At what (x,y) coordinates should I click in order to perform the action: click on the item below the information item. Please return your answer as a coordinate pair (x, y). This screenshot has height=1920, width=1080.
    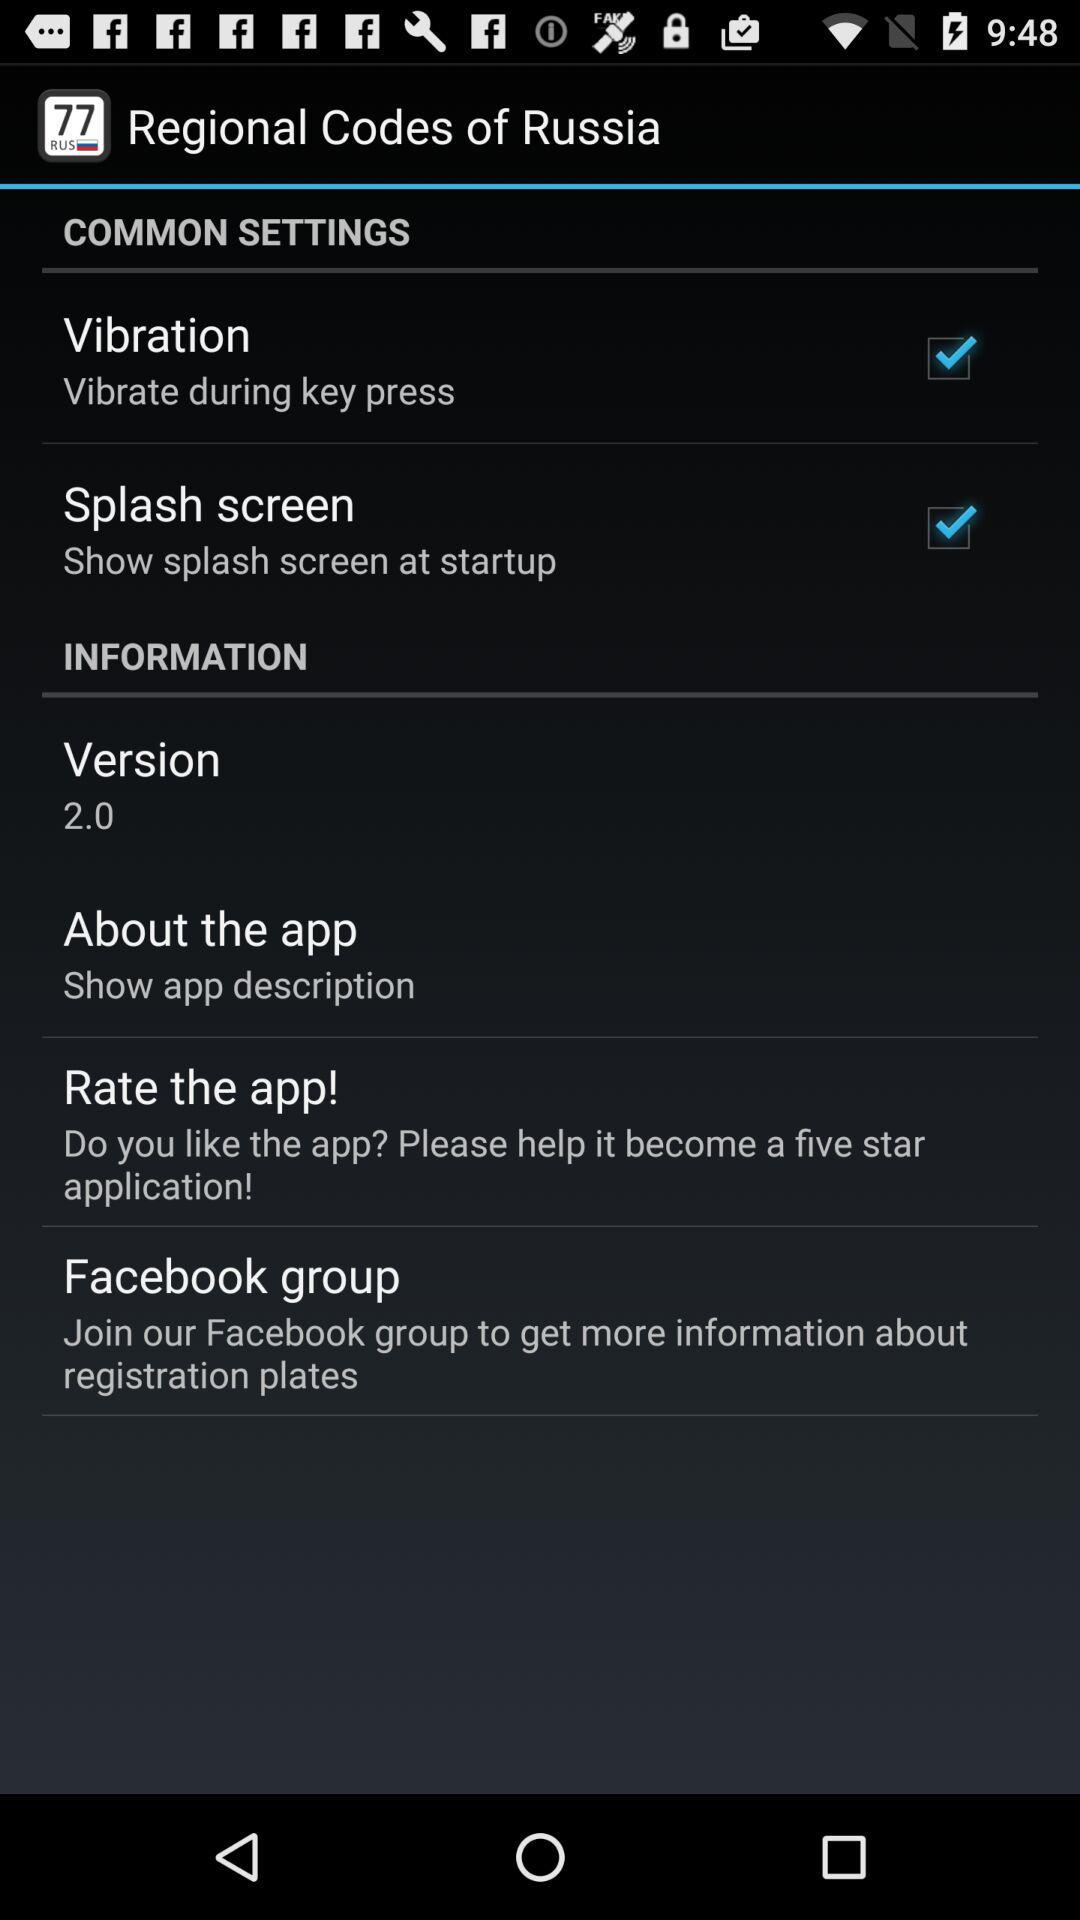
    Looking at the image, I should click on (141, 756).